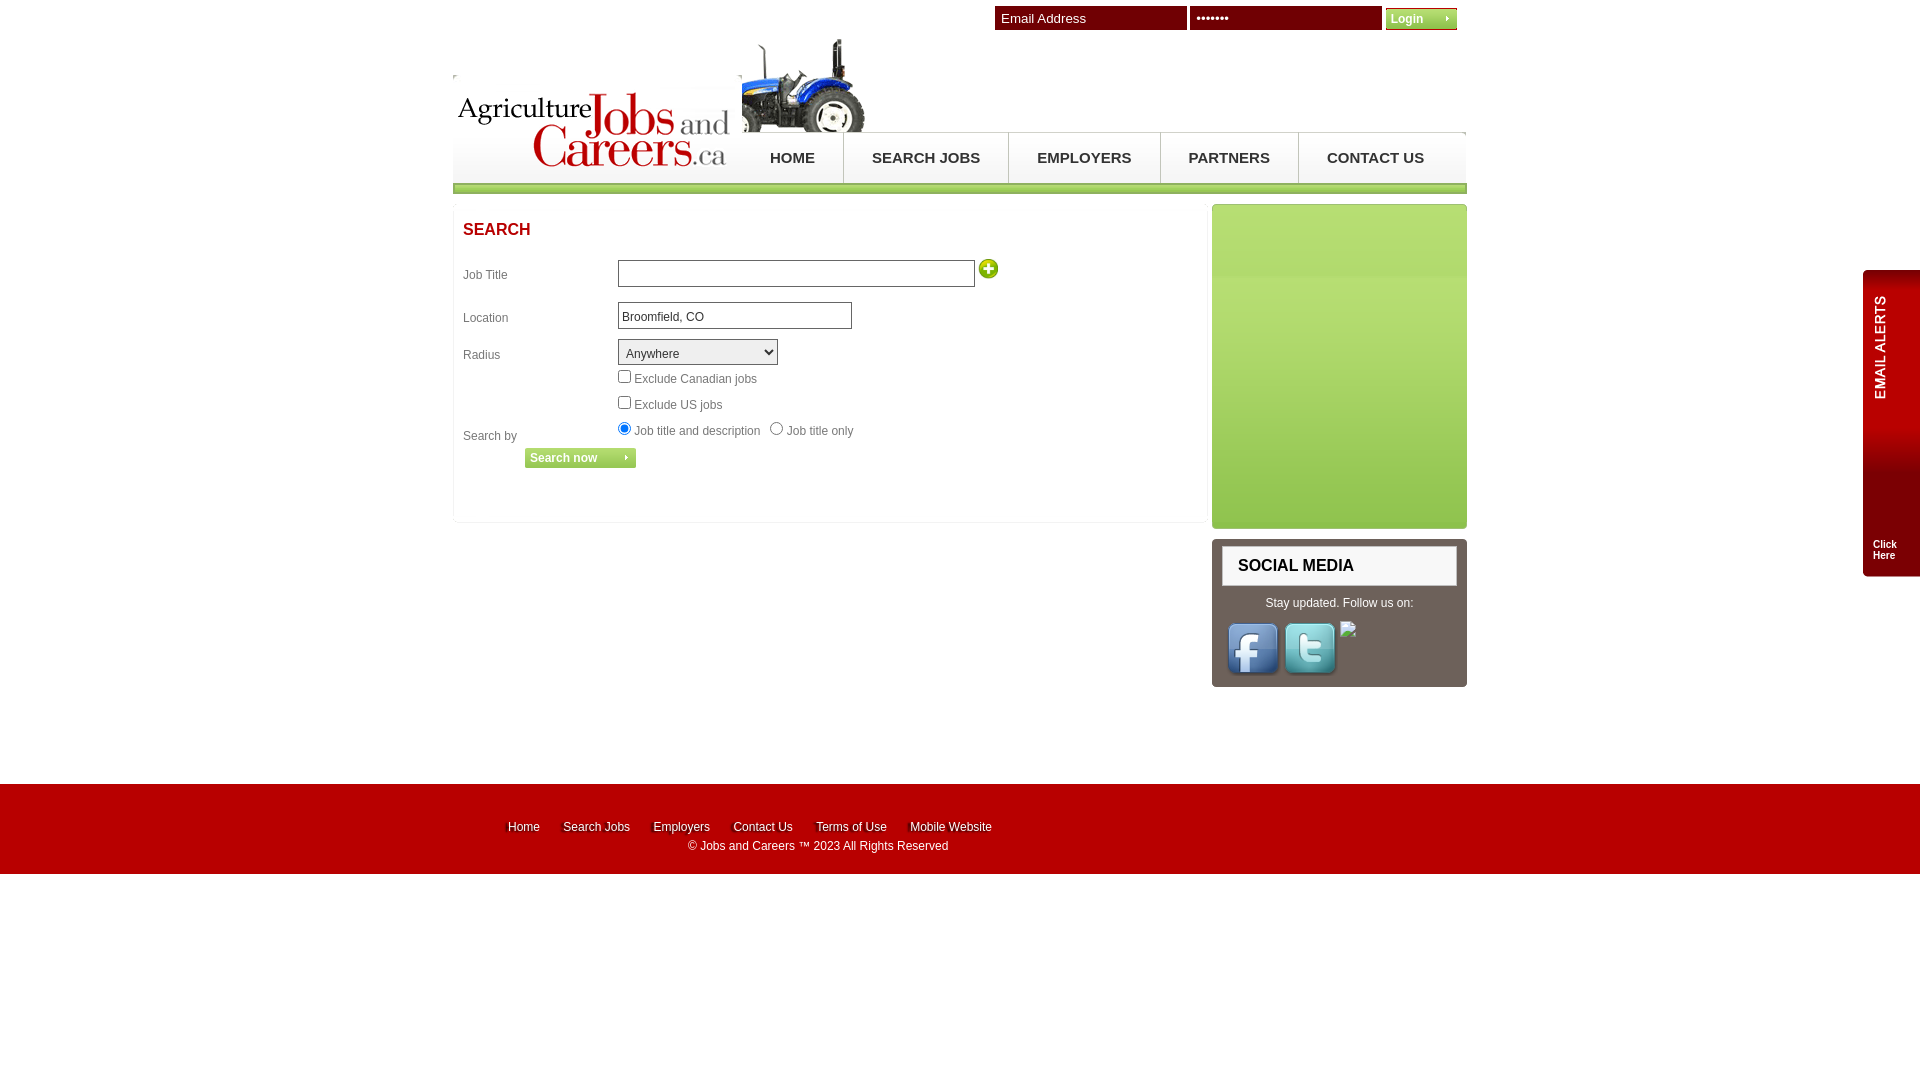  I want to click on 'SEARCH JOBS', so click(844, 156).